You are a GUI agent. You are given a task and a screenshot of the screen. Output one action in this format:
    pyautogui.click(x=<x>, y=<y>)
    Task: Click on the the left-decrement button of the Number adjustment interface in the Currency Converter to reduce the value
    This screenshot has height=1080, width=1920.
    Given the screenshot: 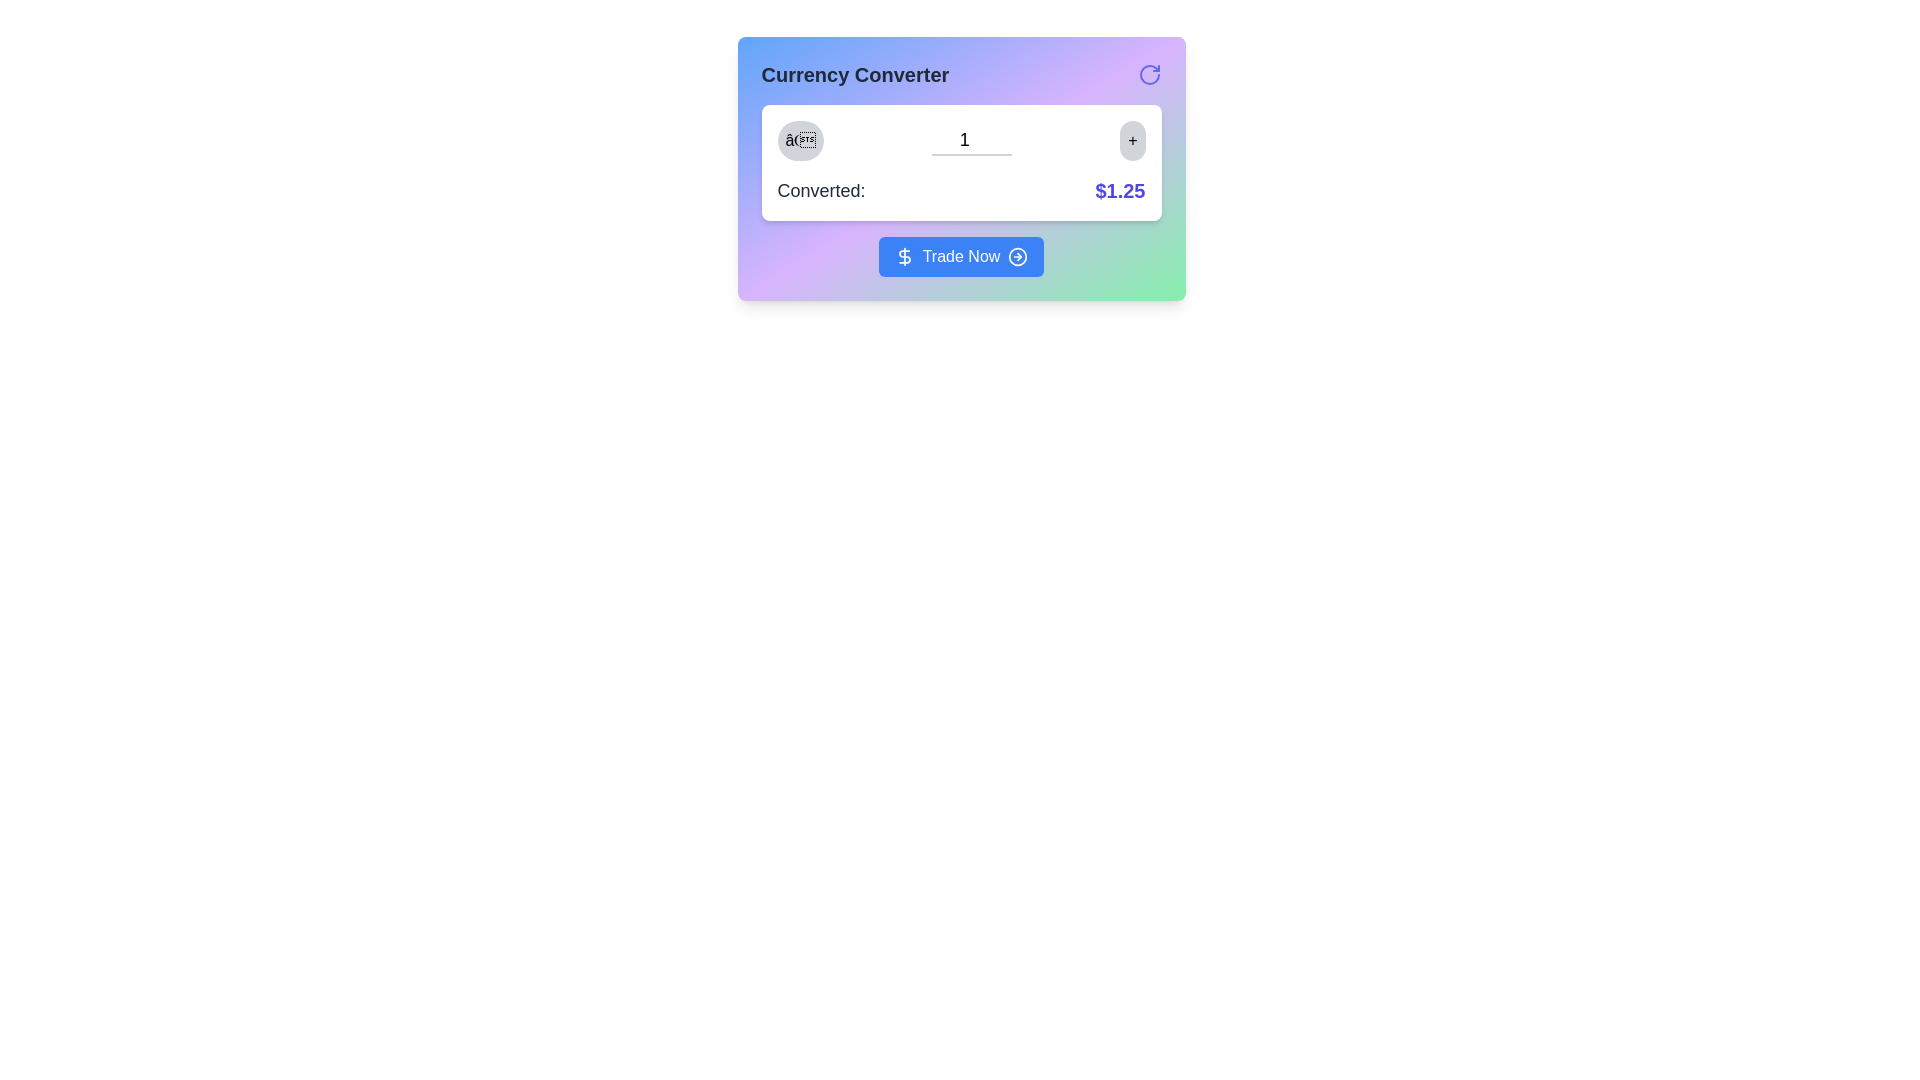 What is the action you would take?
    pyautogui.click(x=961, y=140)
    